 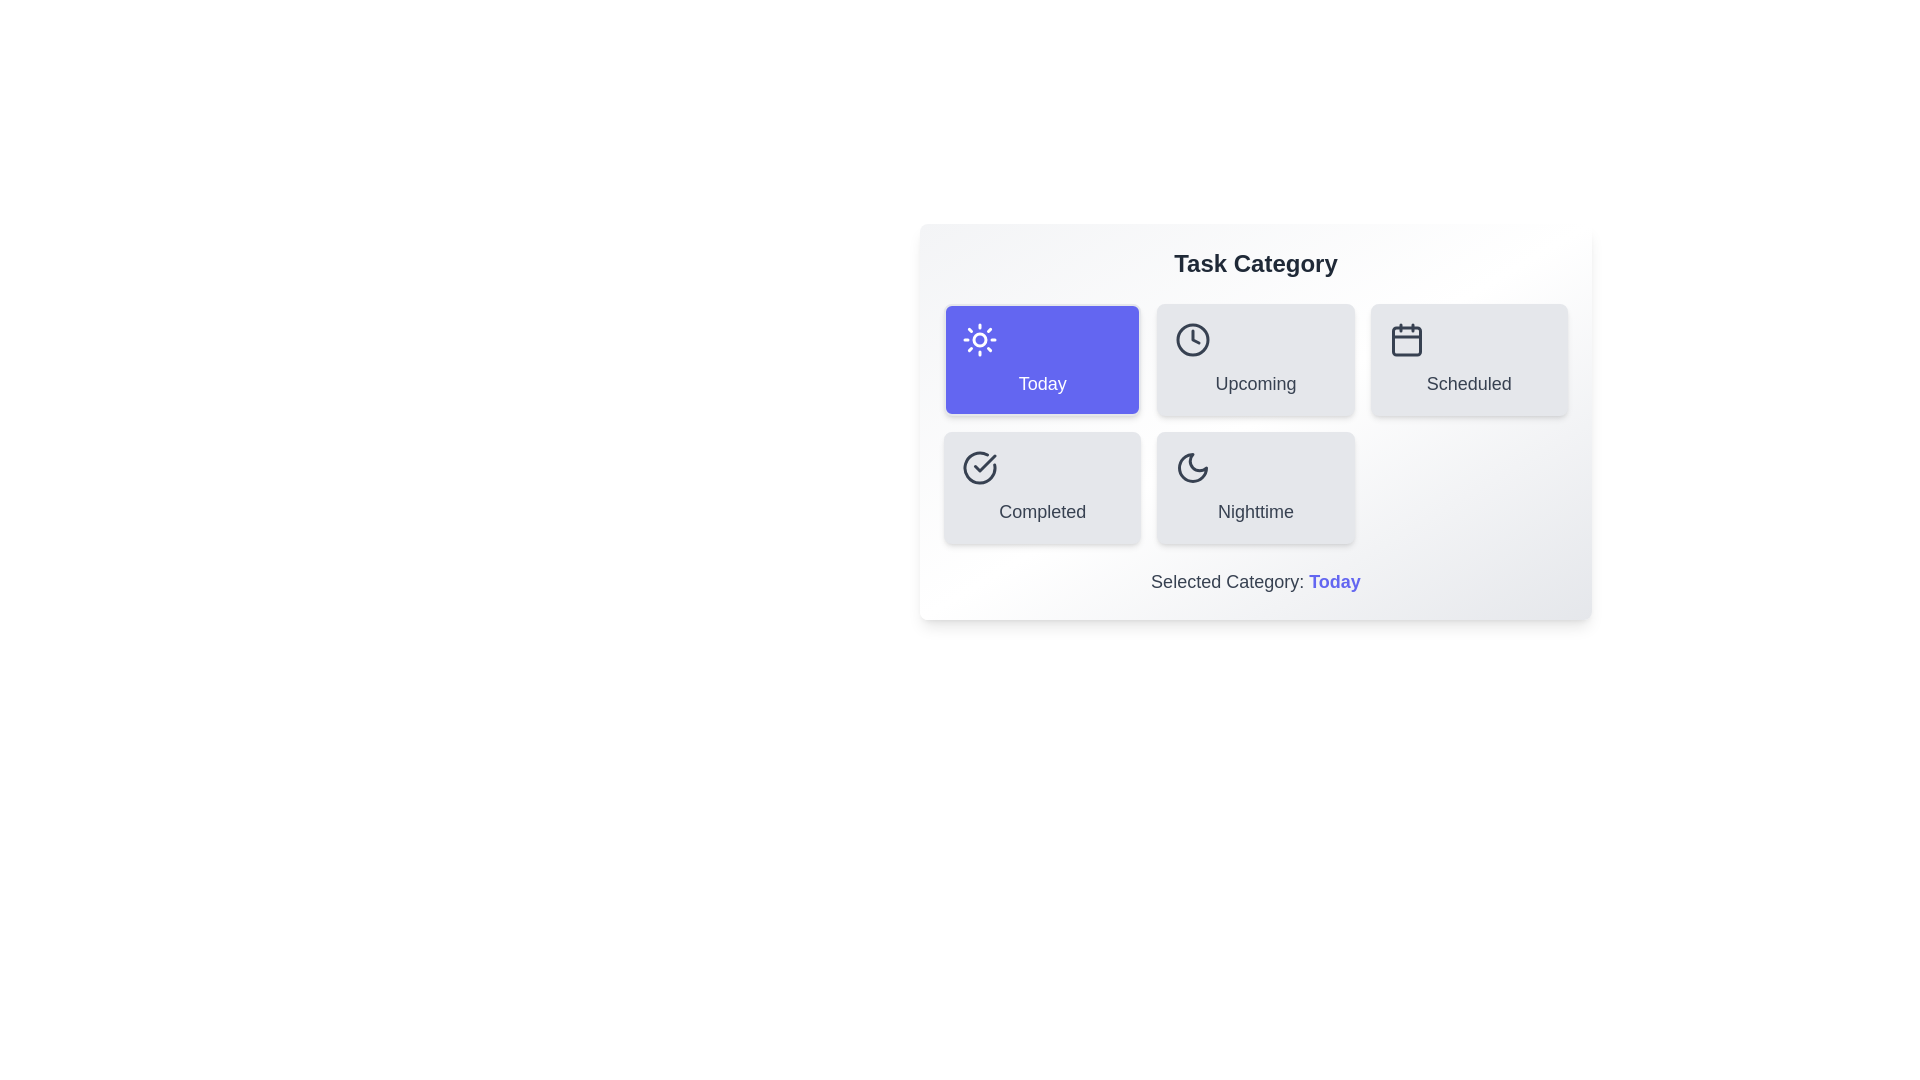 What do you see at coordinates (1041, 358) in the screenshot?
I see `the category button labeled 'Today' to observe its hover effect` at bounding box center [1041, 358].